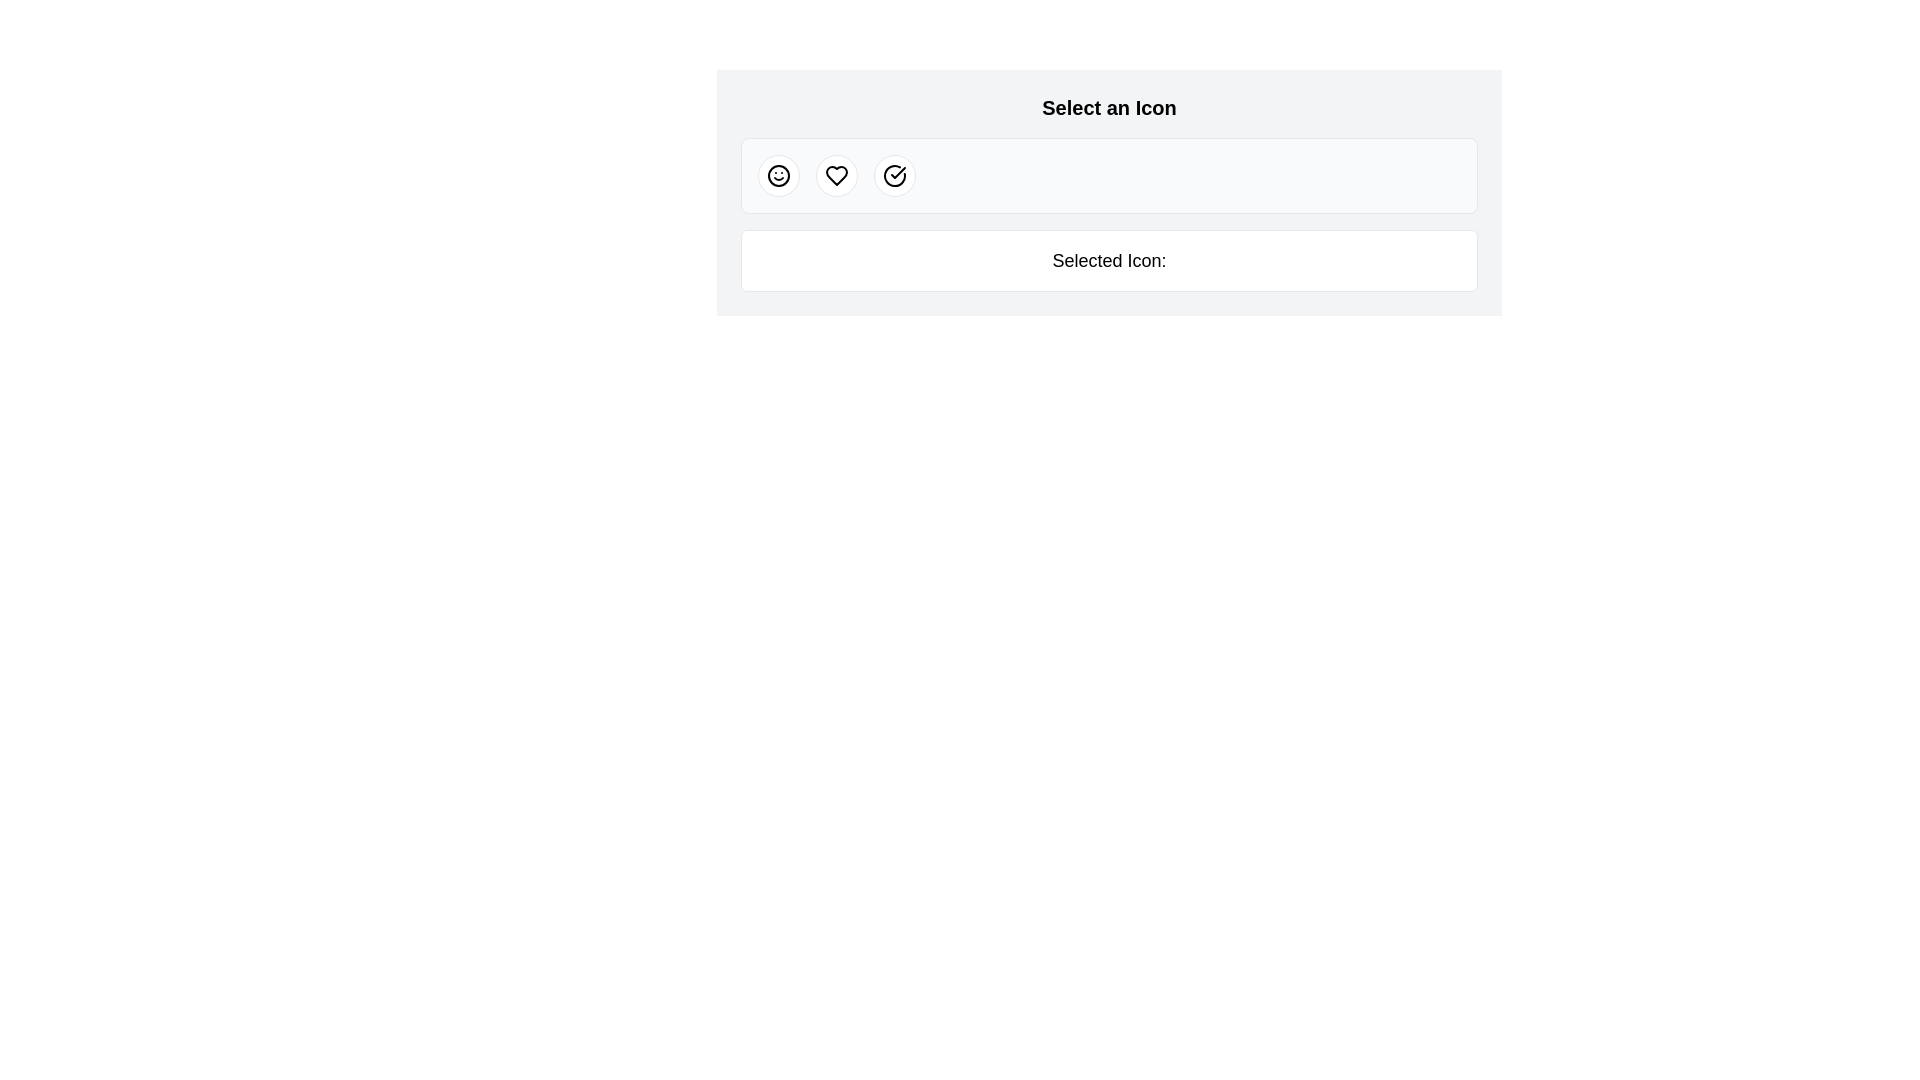 This screenshot has height=1080, width=1920. Describe the element at coordinates (836, 175) in the screenshot. I see `the heart-shaped outline icon, which is the second icon from the left among three horizontally aligned icons` at that location.